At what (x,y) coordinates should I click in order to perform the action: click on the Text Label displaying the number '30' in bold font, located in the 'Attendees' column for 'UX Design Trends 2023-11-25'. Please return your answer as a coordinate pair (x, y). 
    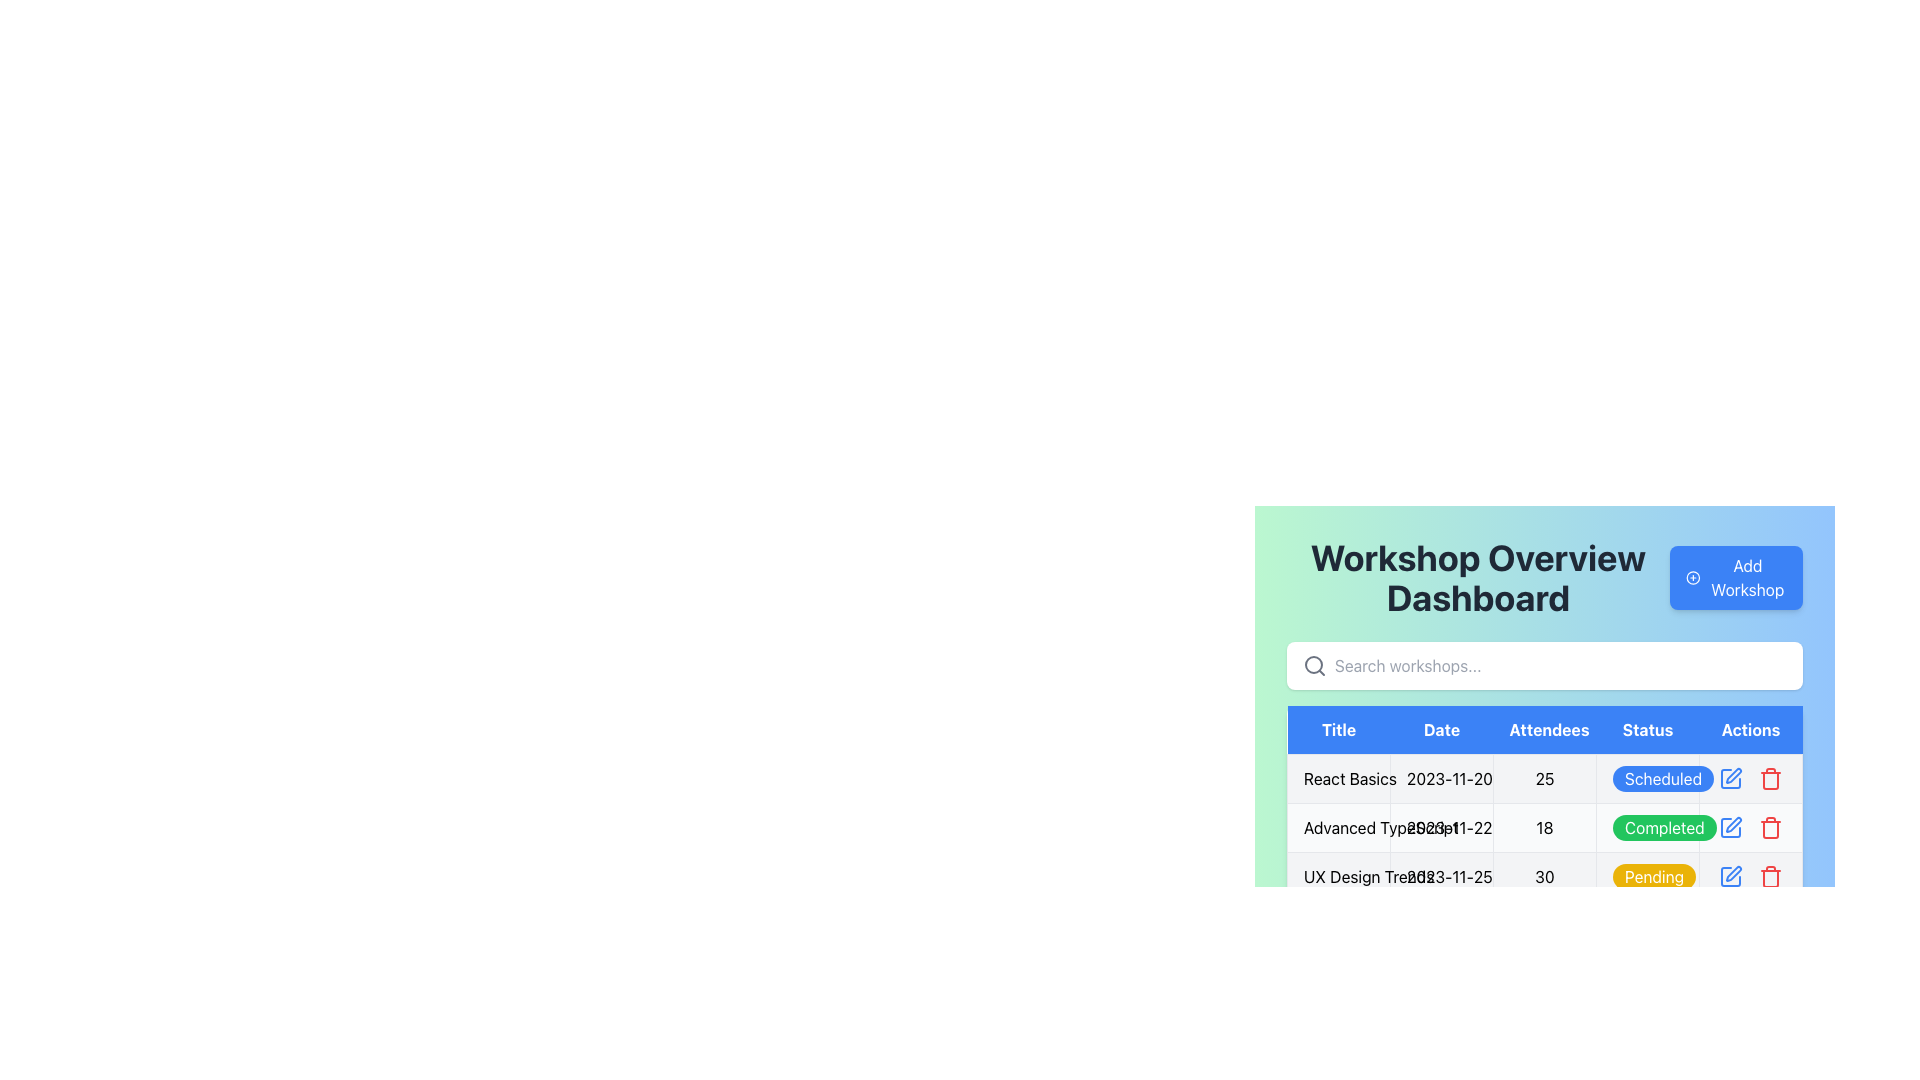
    Looking at the image, I should click on (1544, 875).